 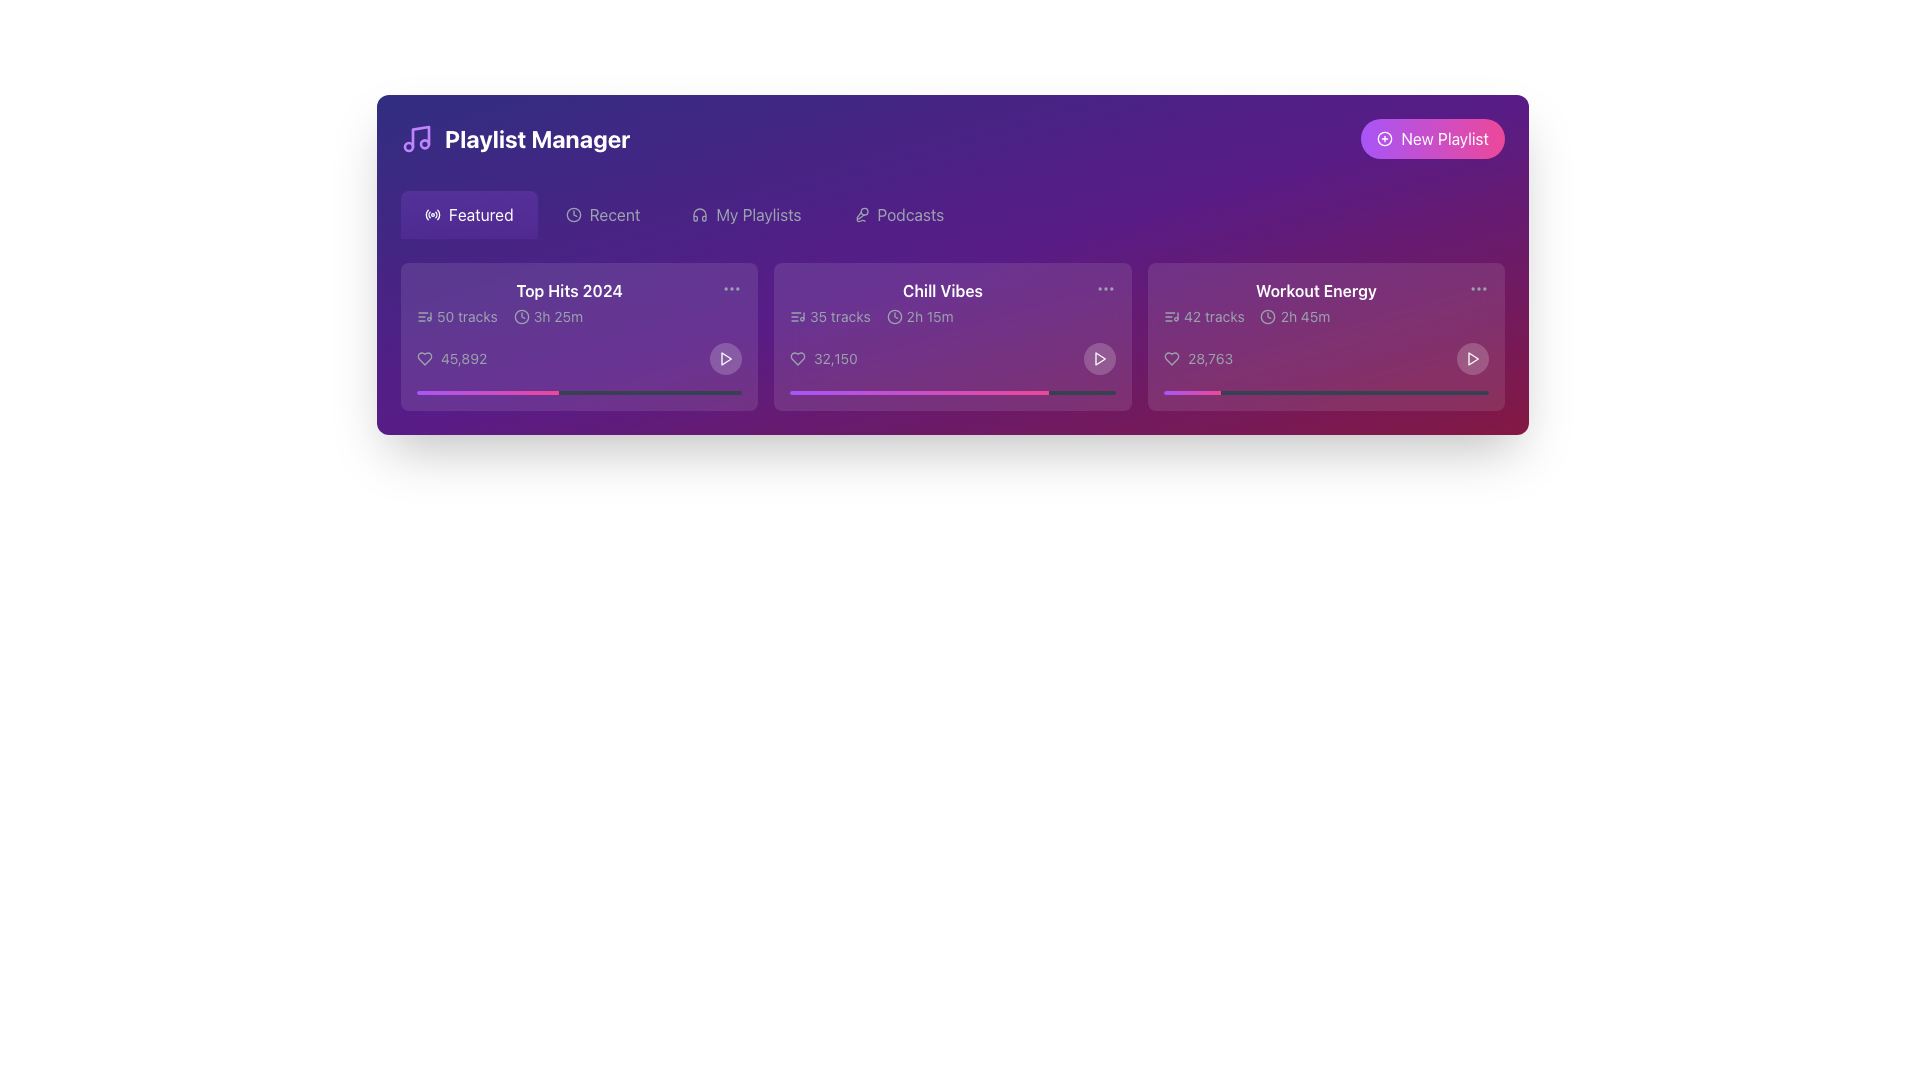 I want to click on the Duration label with an associated icon located in the 'Chill Vibes' card, which is positioned below the text '35 tracks' and to the left of '32,150', so click(x=919, y=315).